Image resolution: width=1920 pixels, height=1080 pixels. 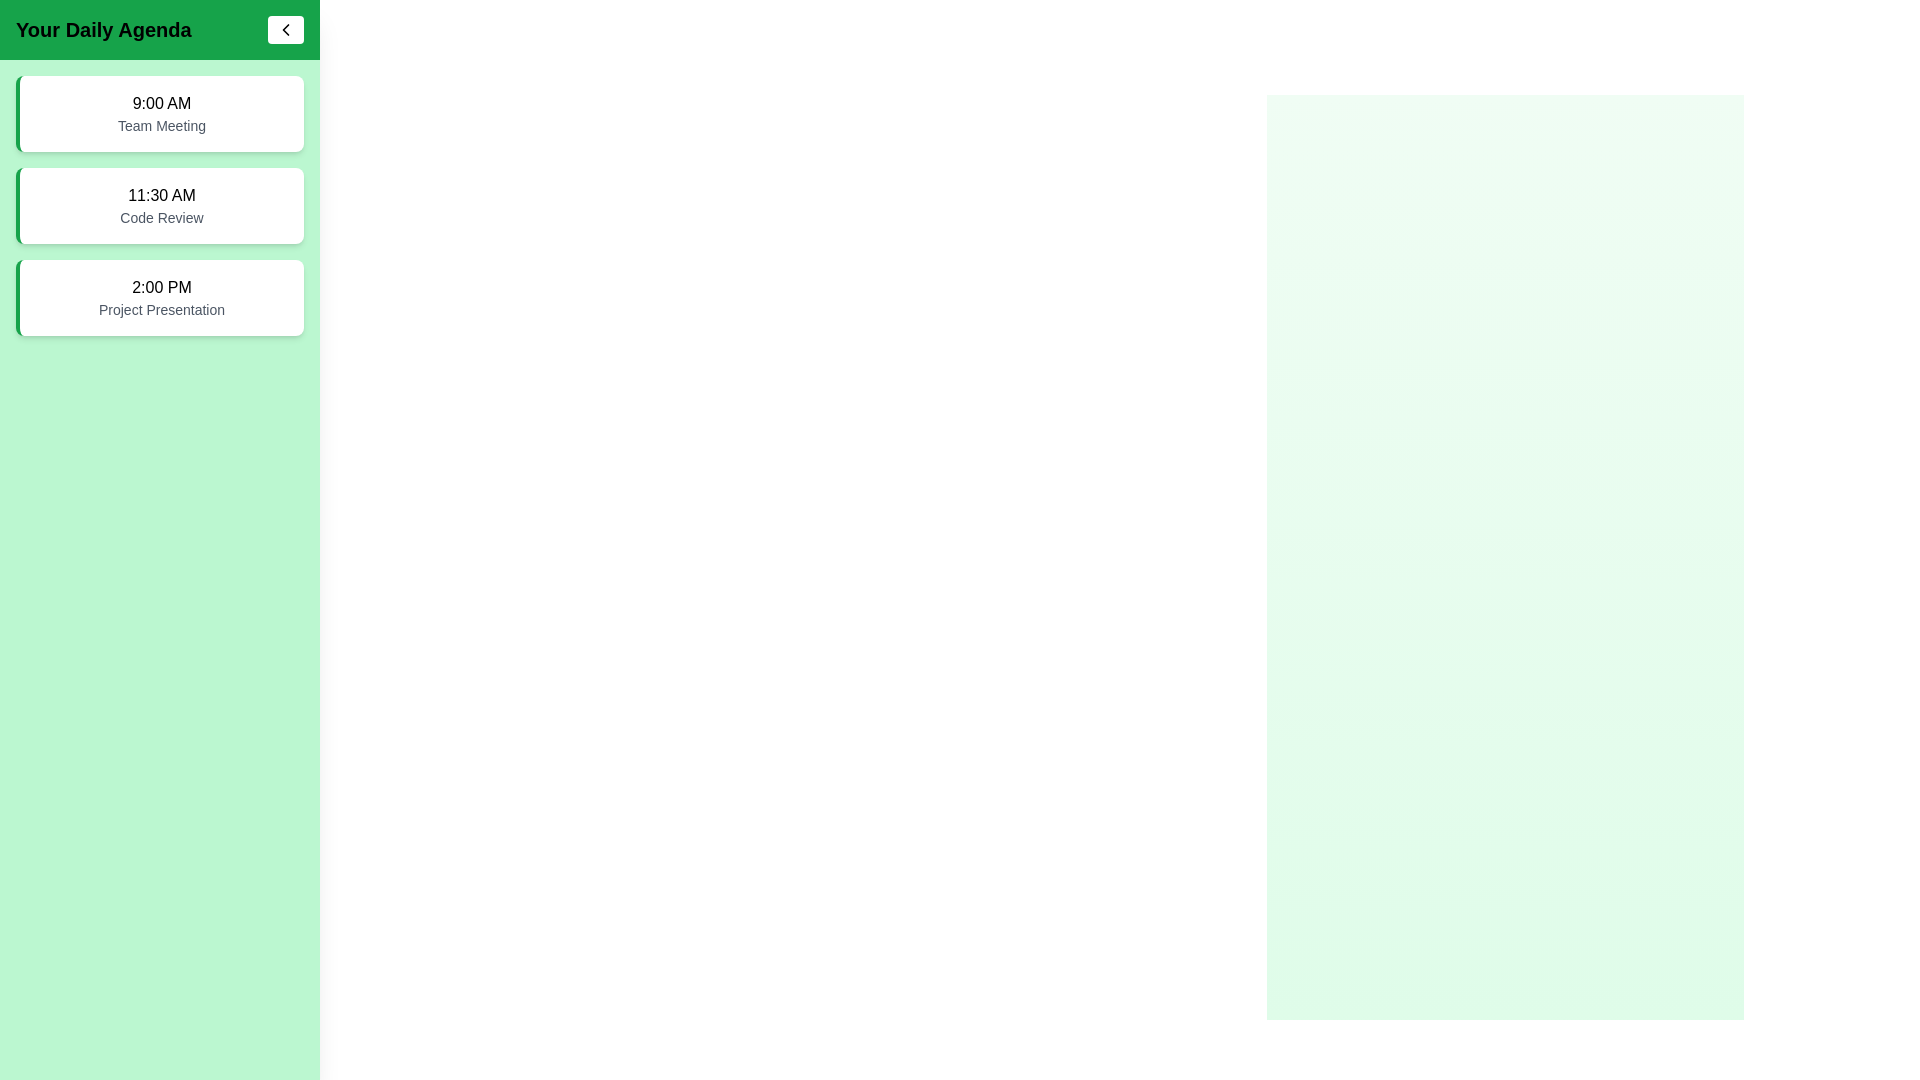 I want to click on the first Event card at the top of the list, which displays the time and title of the scheduled event, so click(x=158, y=114).